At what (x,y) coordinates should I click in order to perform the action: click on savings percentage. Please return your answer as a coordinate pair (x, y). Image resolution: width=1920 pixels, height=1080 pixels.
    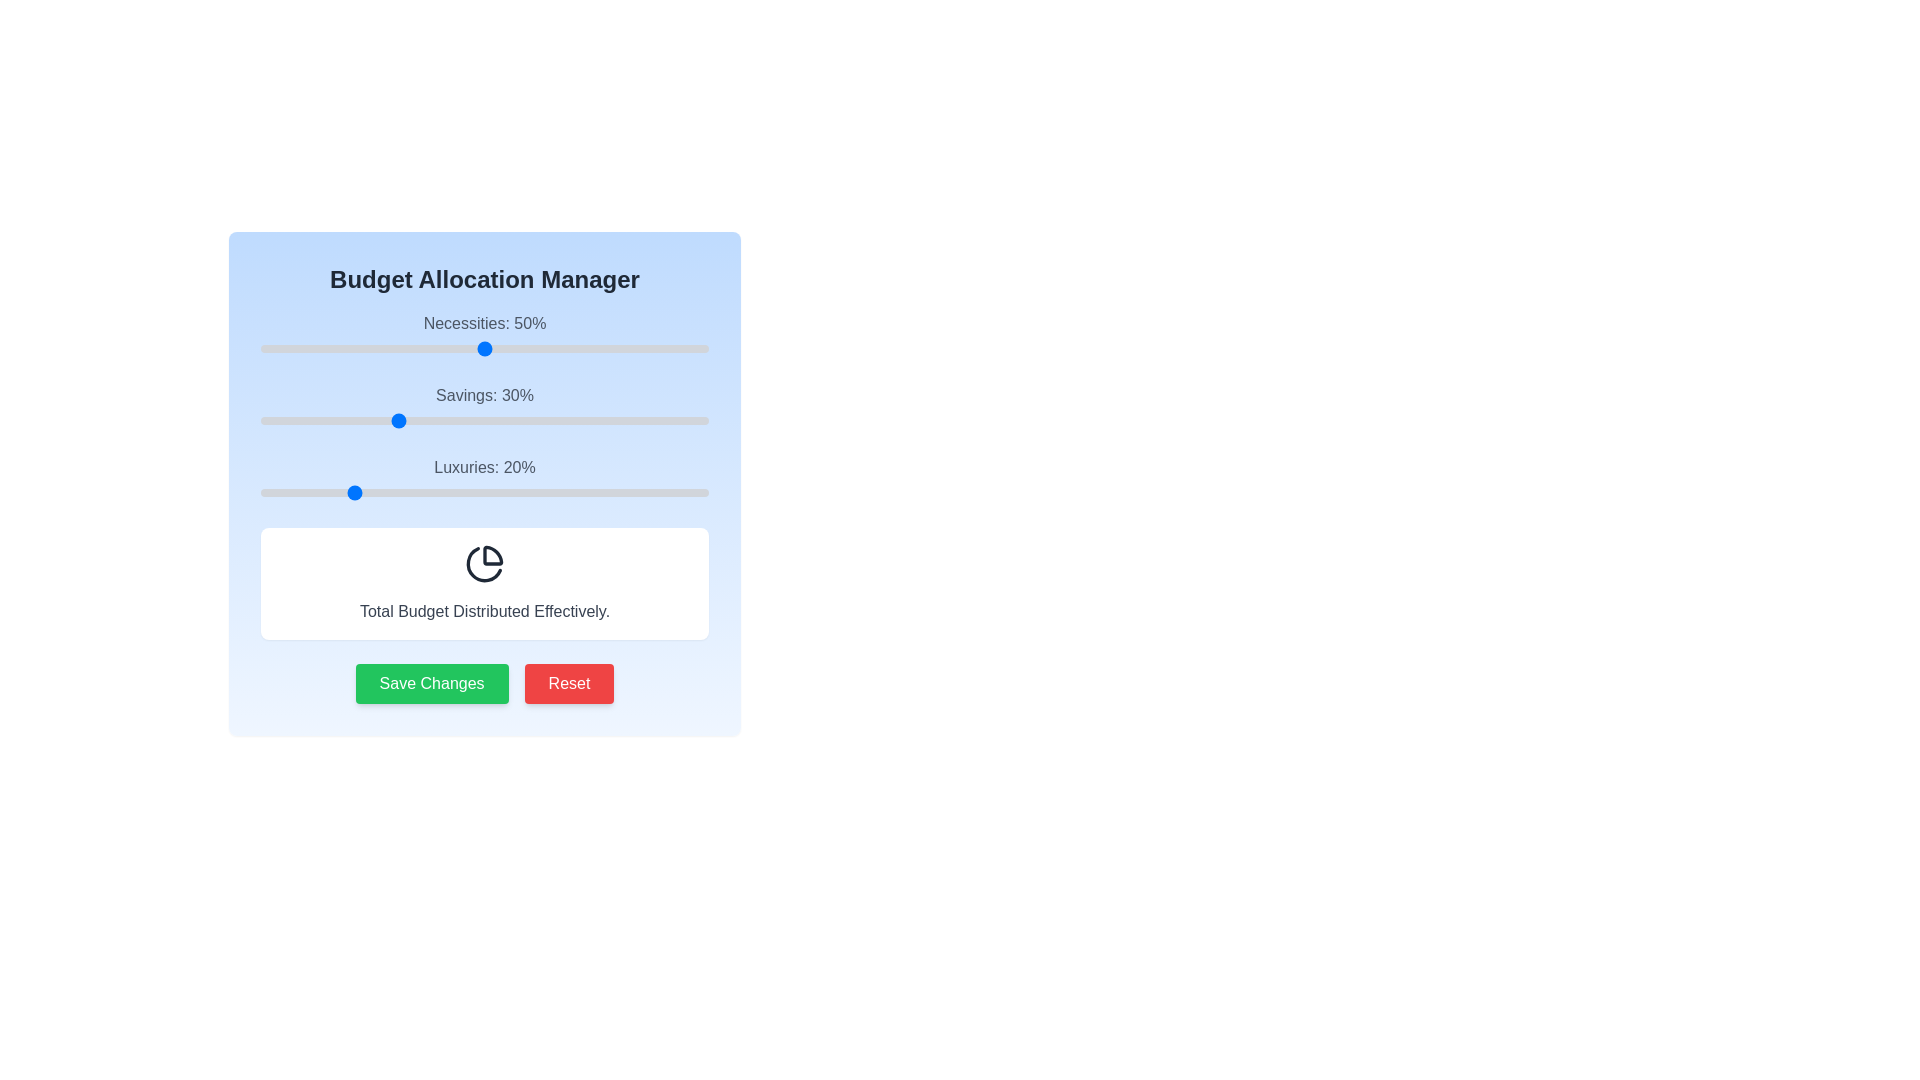
    Looking at the image, I should click on (560, 419).